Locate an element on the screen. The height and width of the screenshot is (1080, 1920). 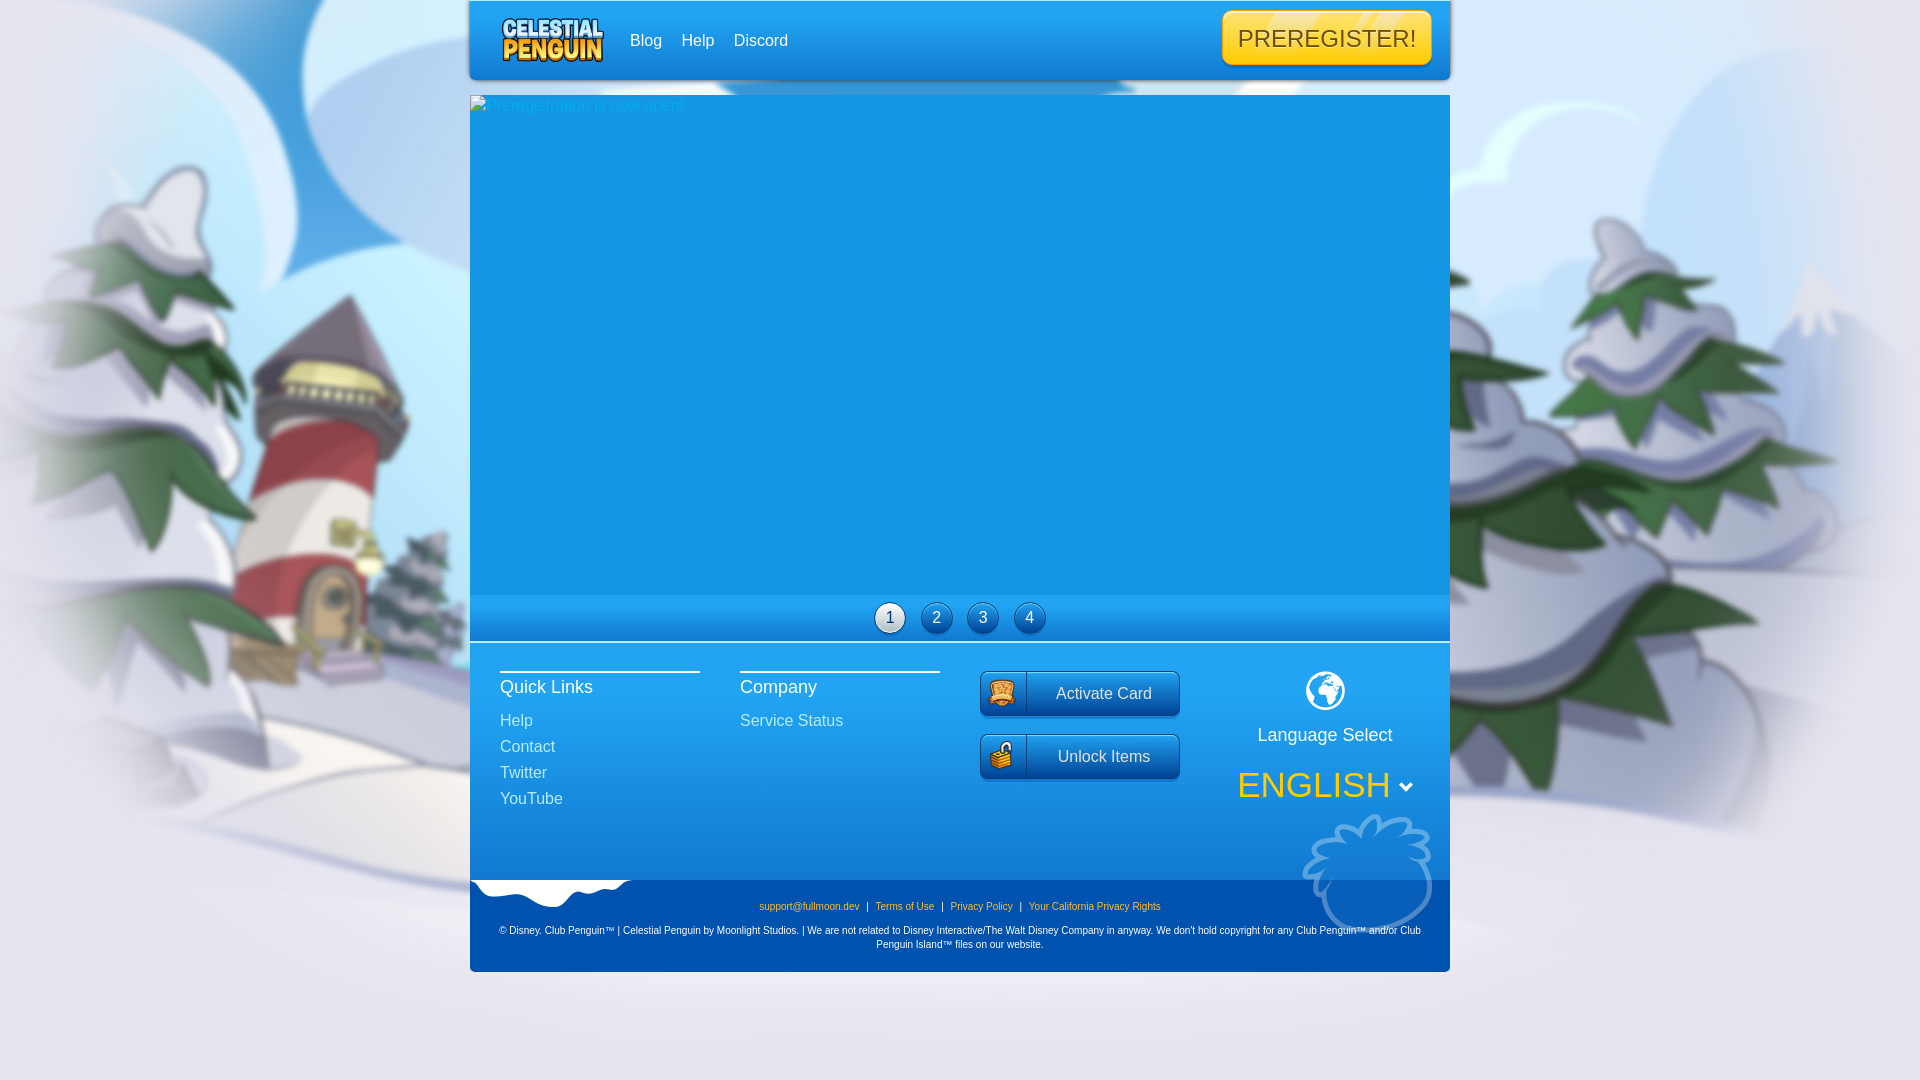
'4' is located at coordinates (1013, 616).